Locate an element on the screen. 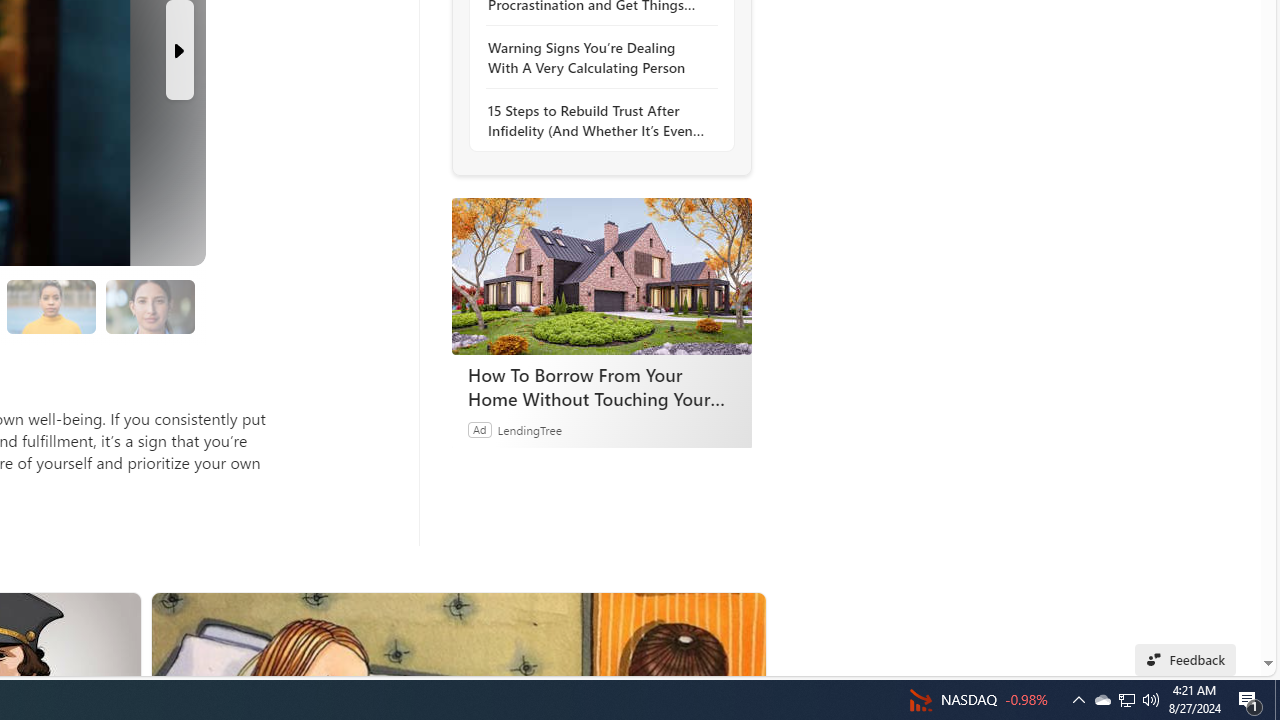  'Class: progress' is located at coordinates (149, 303).